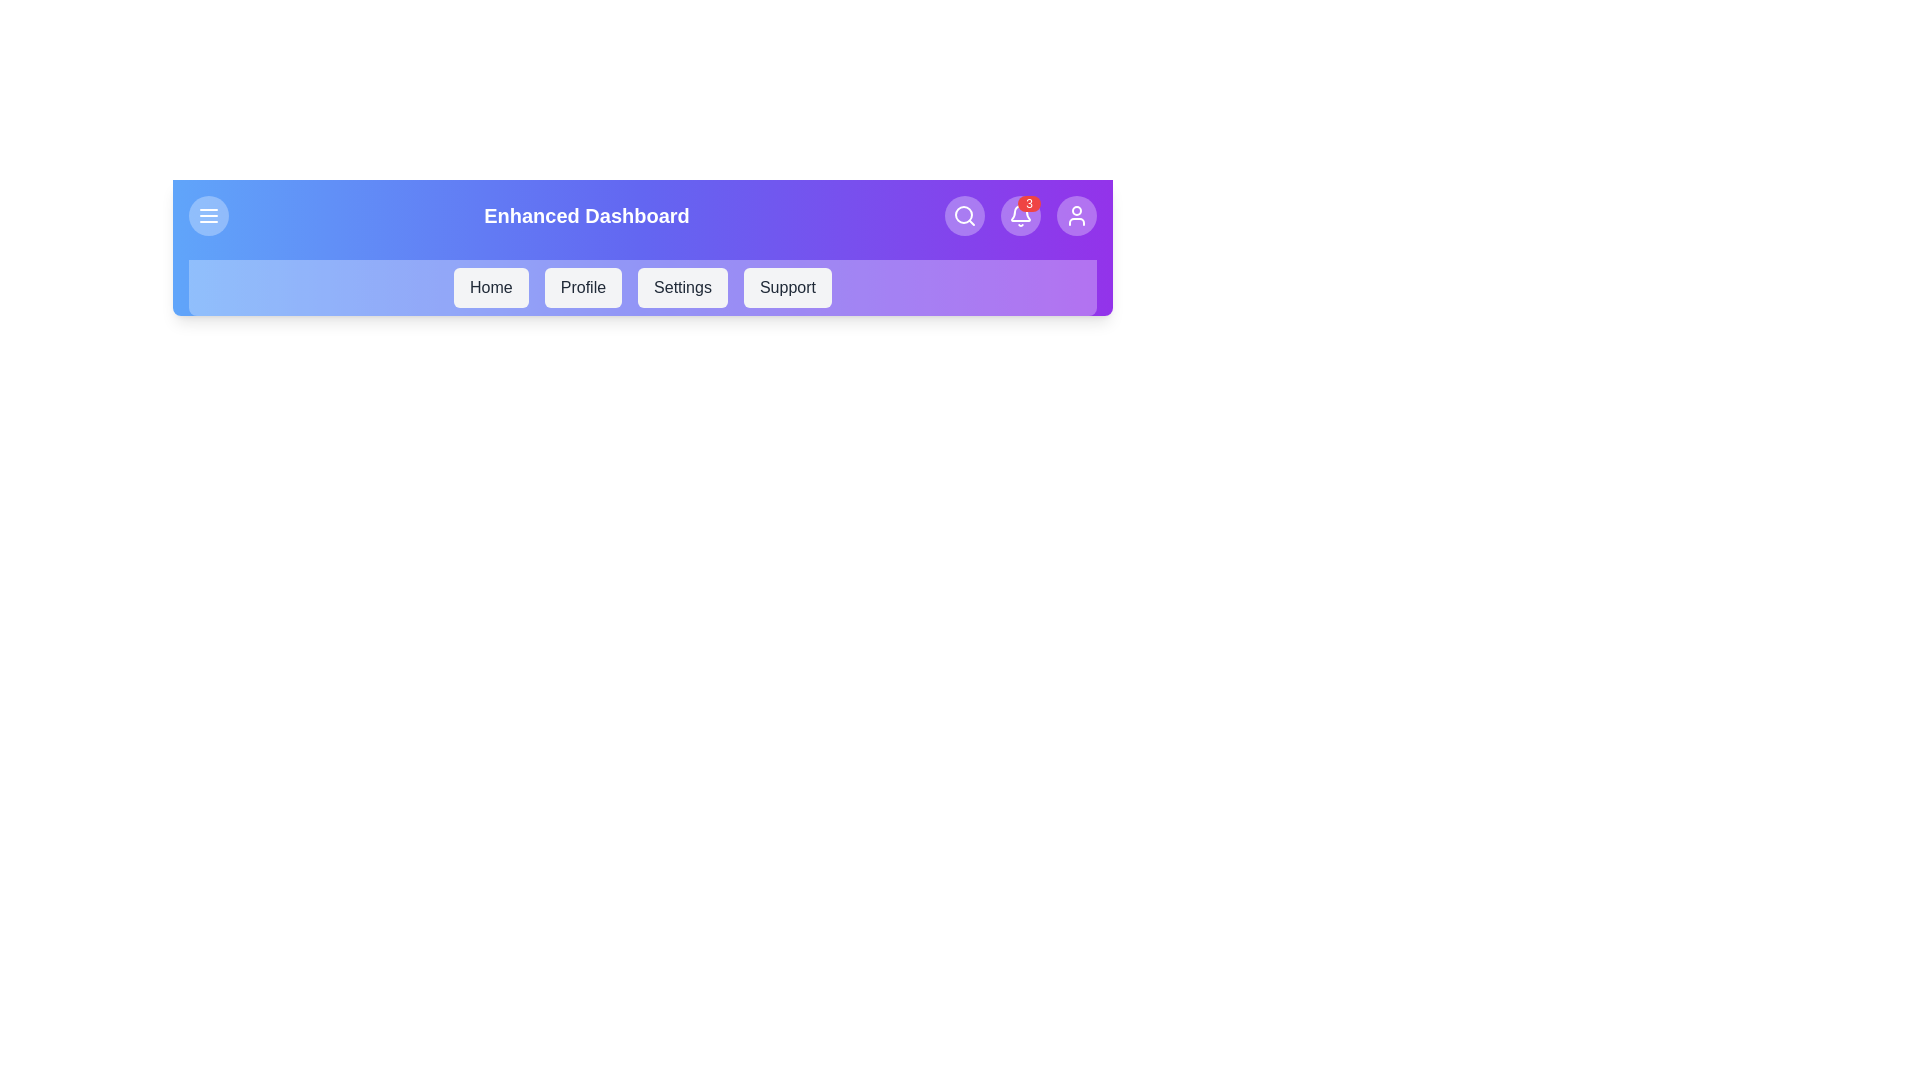 The image size is (1920, 1080). Describe the element at coordinates (582, 288) in the screenshot. I see `the menu item labeled Profile` at that location.